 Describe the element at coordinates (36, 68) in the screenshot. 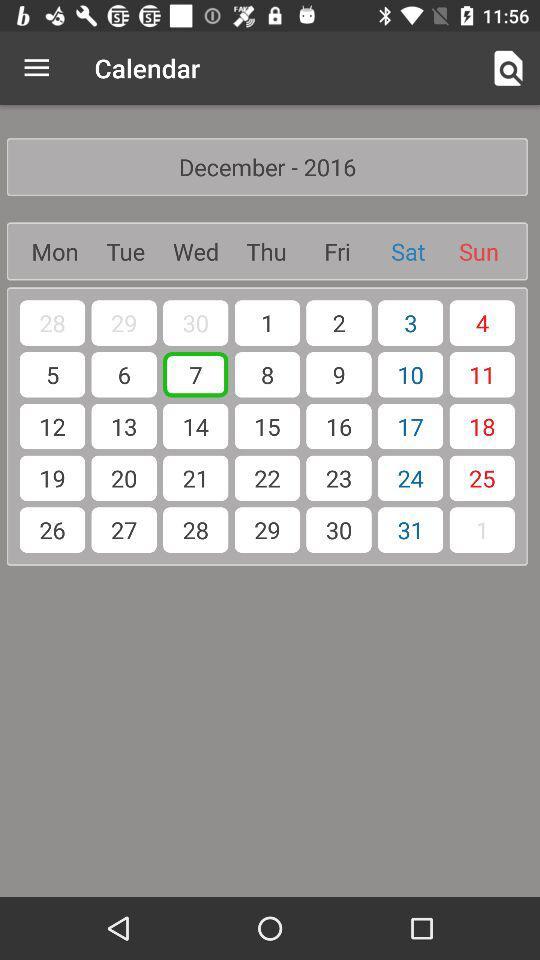

I see `the item to the left of the calendar` at that location.